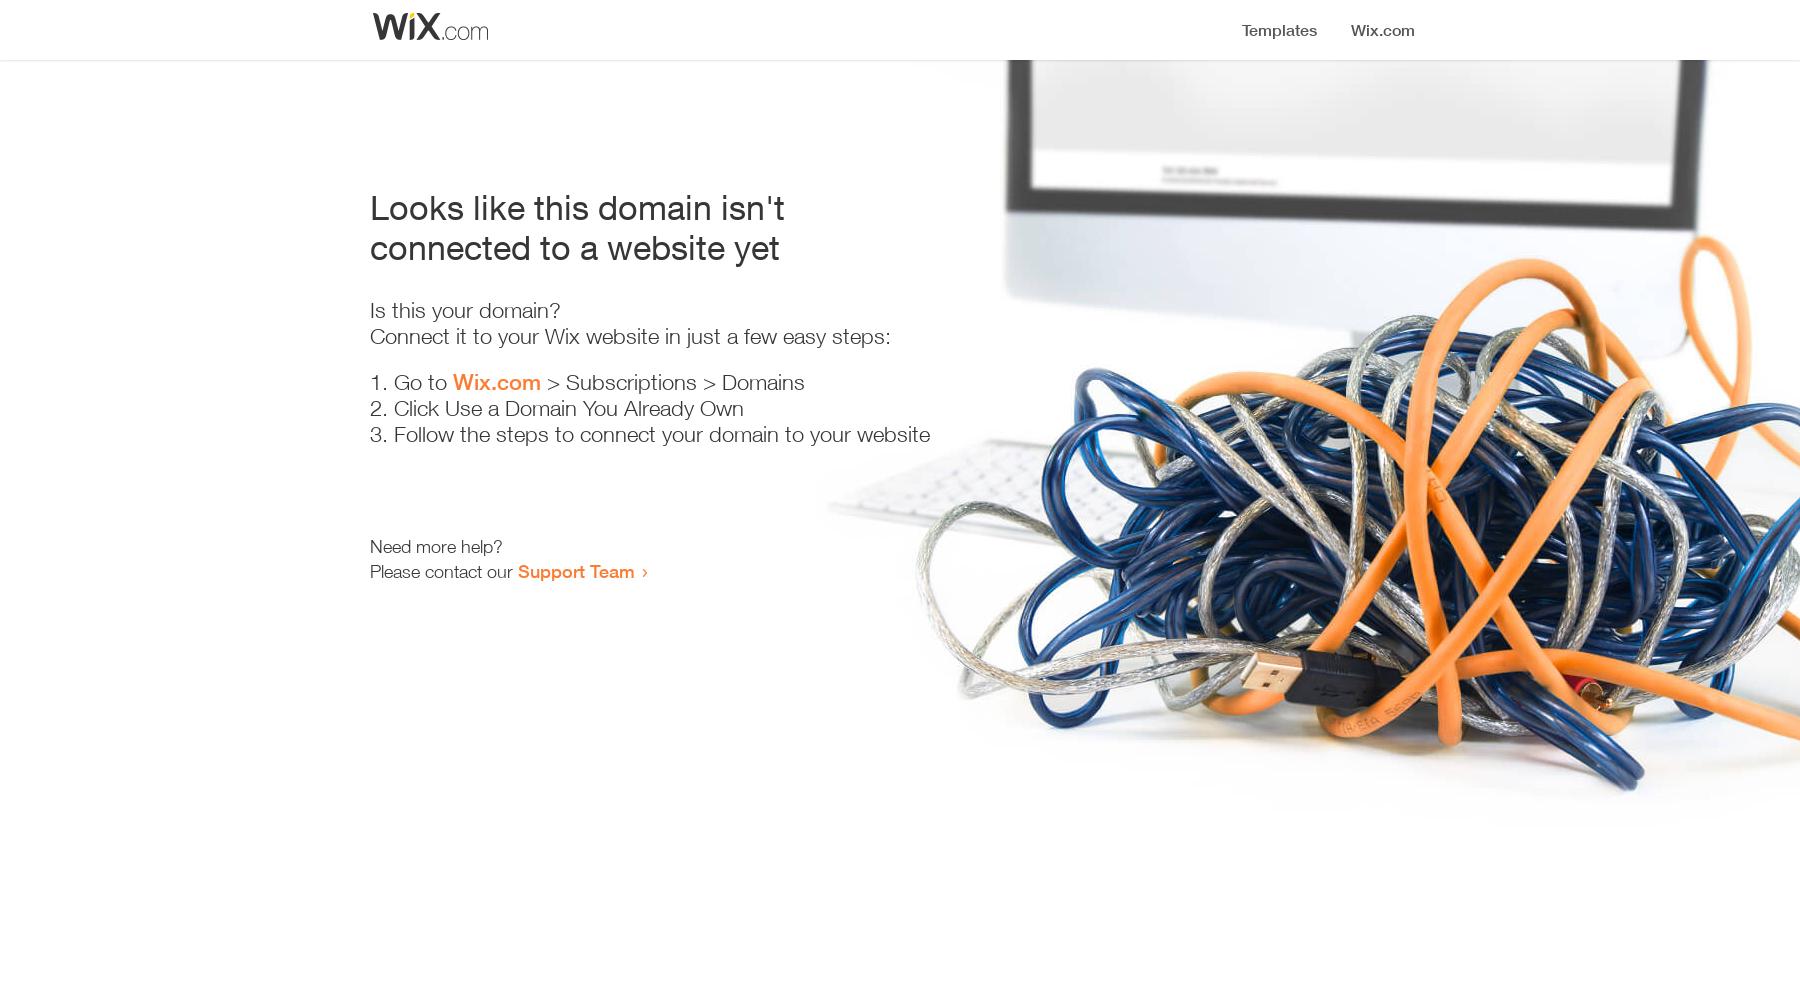  I want to click on 'Looks like this domain isn't', so click(577, 206).